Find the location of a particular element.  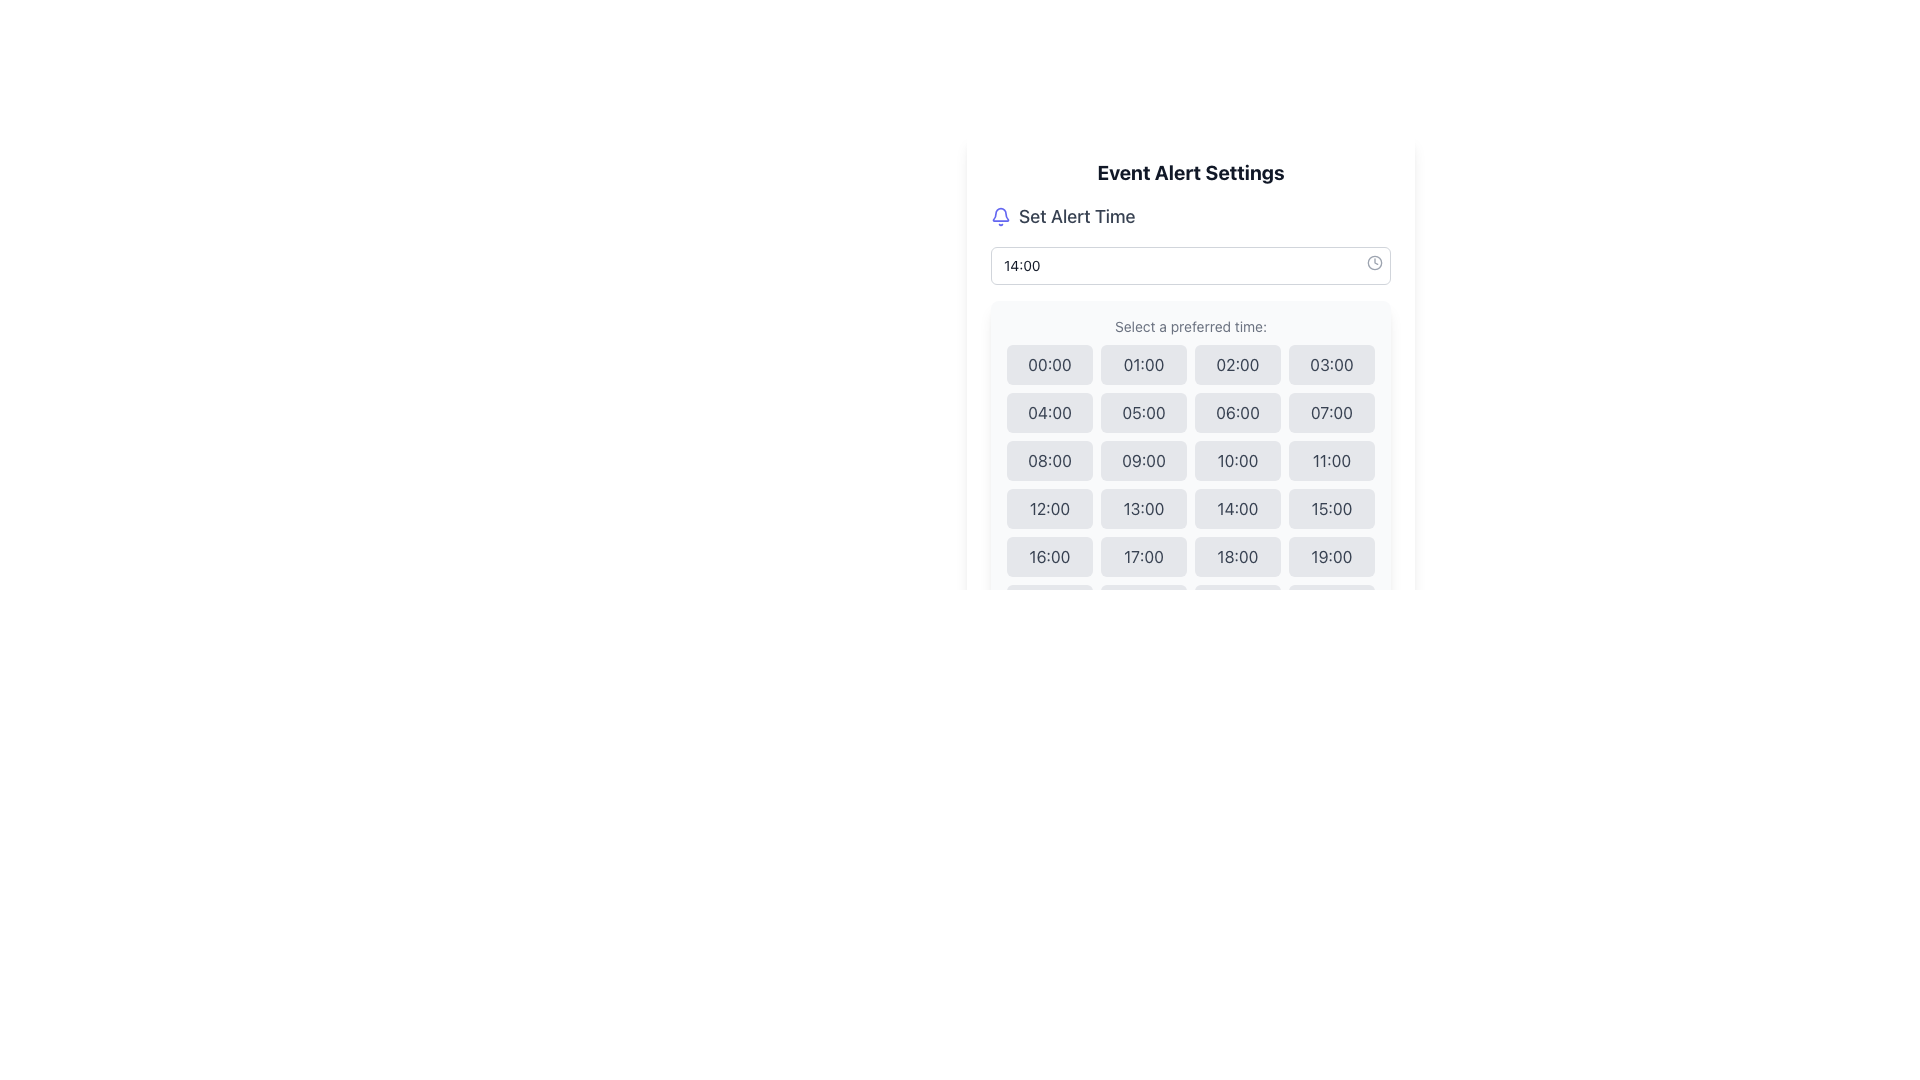

the button displaying '09:00', which is the second grid cell in the third row of the time selection widget is located at coordinates (1143, 461).